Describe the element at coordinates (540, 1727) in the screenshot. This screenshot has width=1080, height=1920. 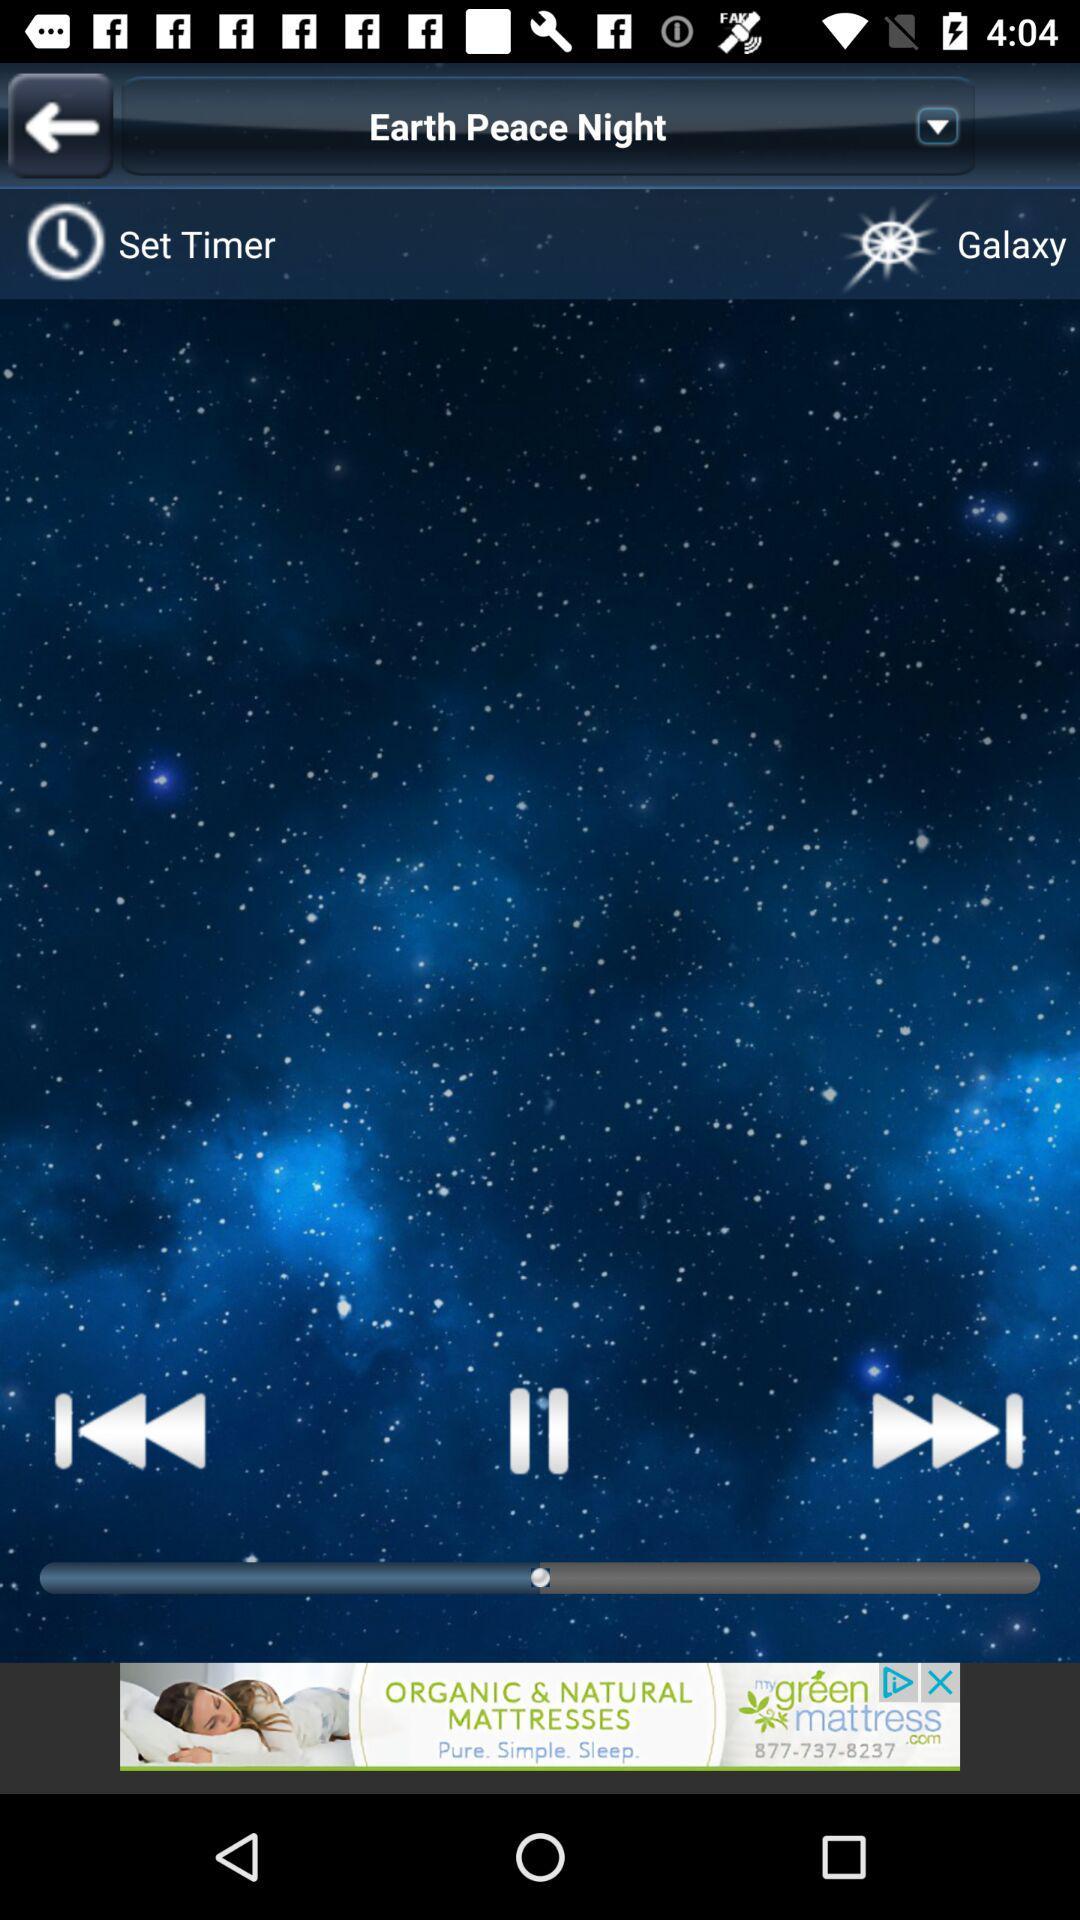
I see `go back` at that location.